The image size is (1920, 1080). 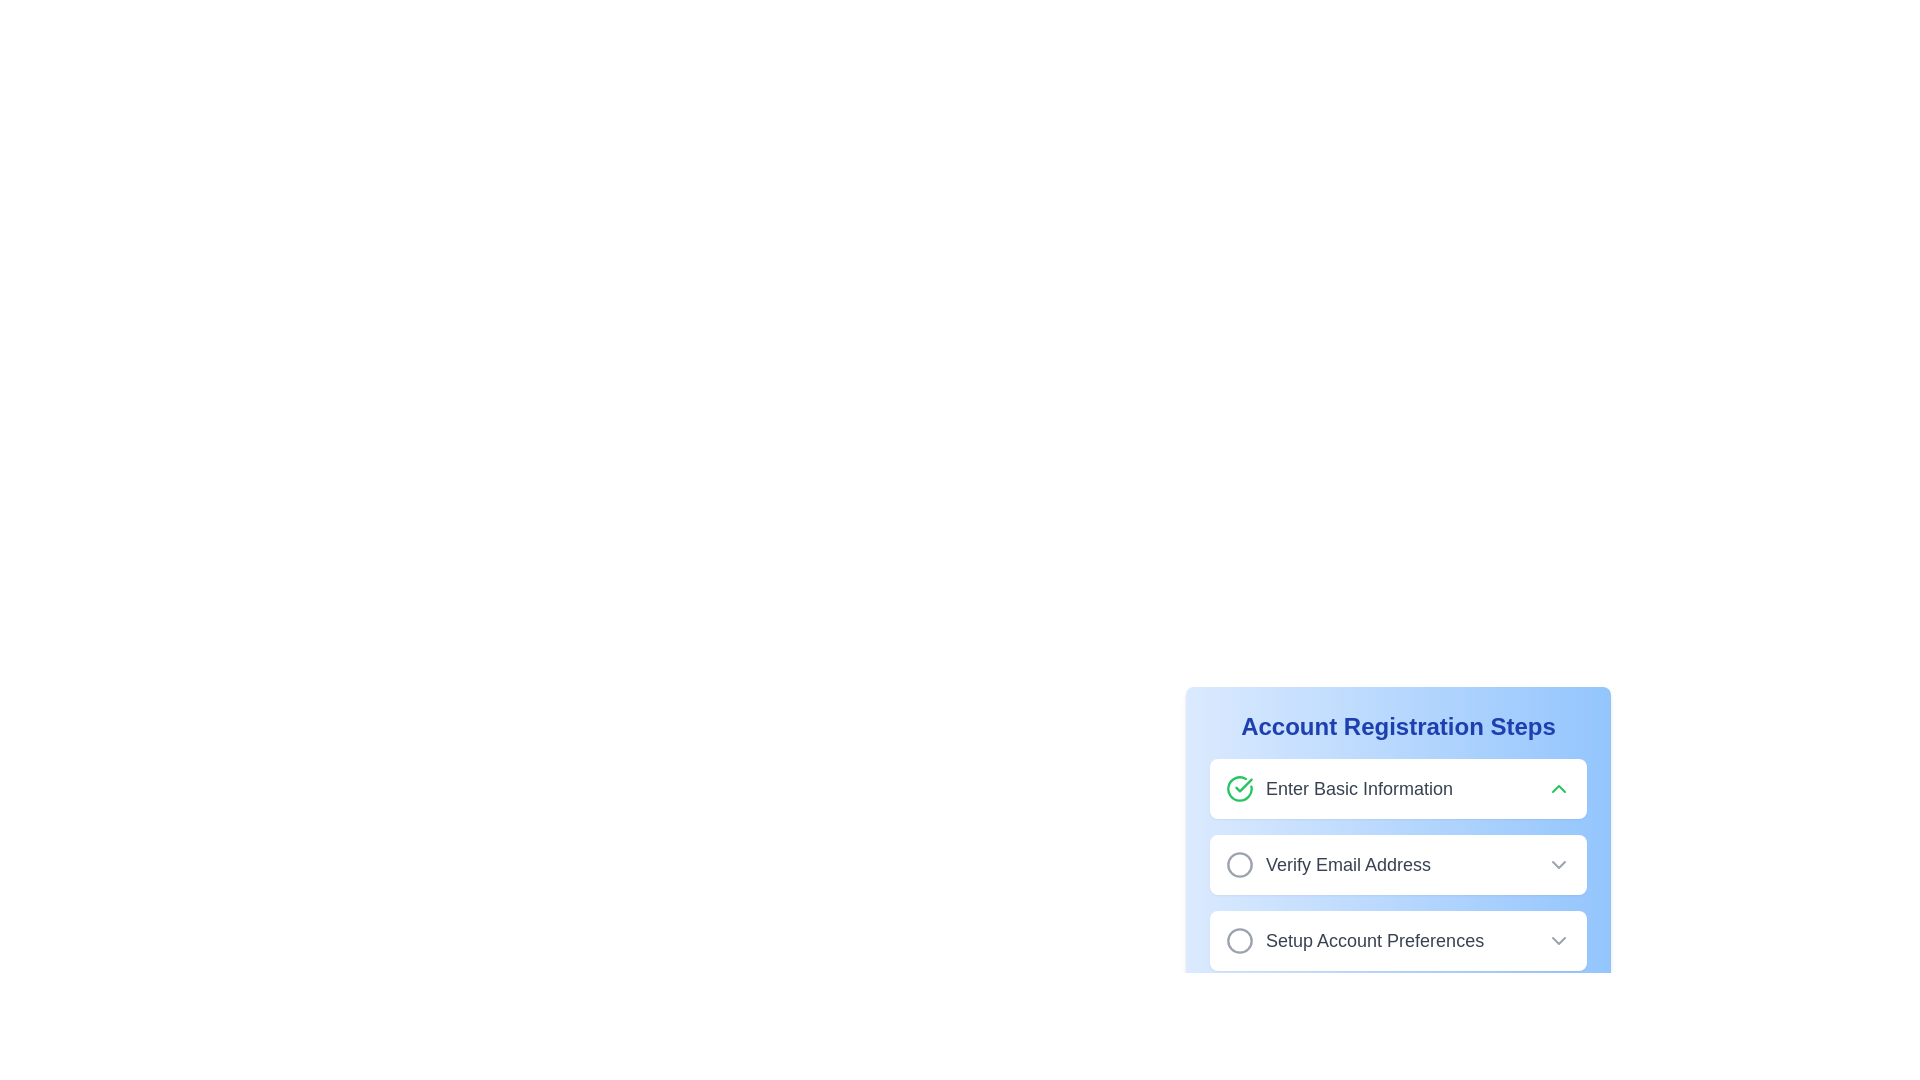 What do you see at coordinates (1238, 788) in the screenshot?
I see `the circular icon with a green outline and checkmark in the center, located to the left of the 'Enter Basic Information' text in the 'Account Registration Steps' section` at bounding box center [1238, 788].